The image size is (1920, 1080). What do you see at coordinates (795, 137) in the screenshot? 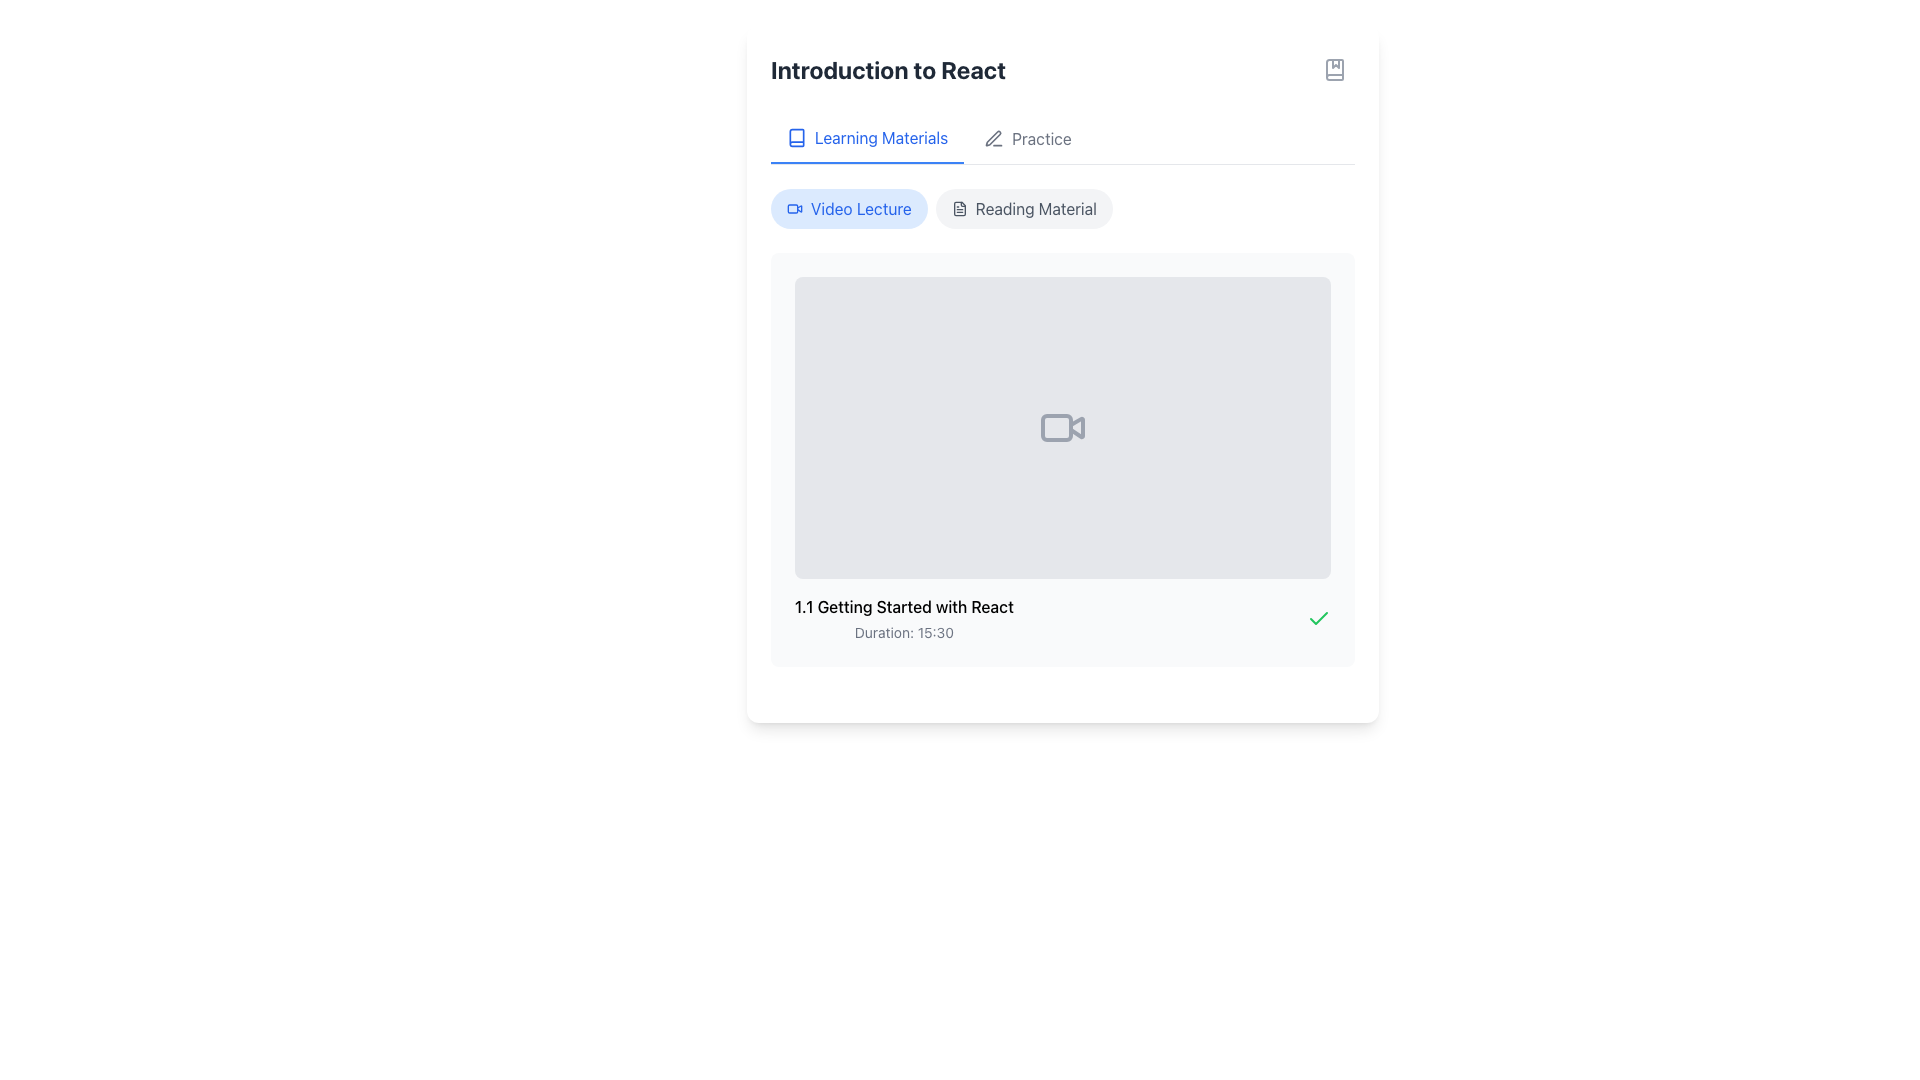
I see `the small monochromatic SVG icon resembling a book or document, located to the left of the 'Learning Materials' tab in the navigation section` at bounding box center [795, 137].